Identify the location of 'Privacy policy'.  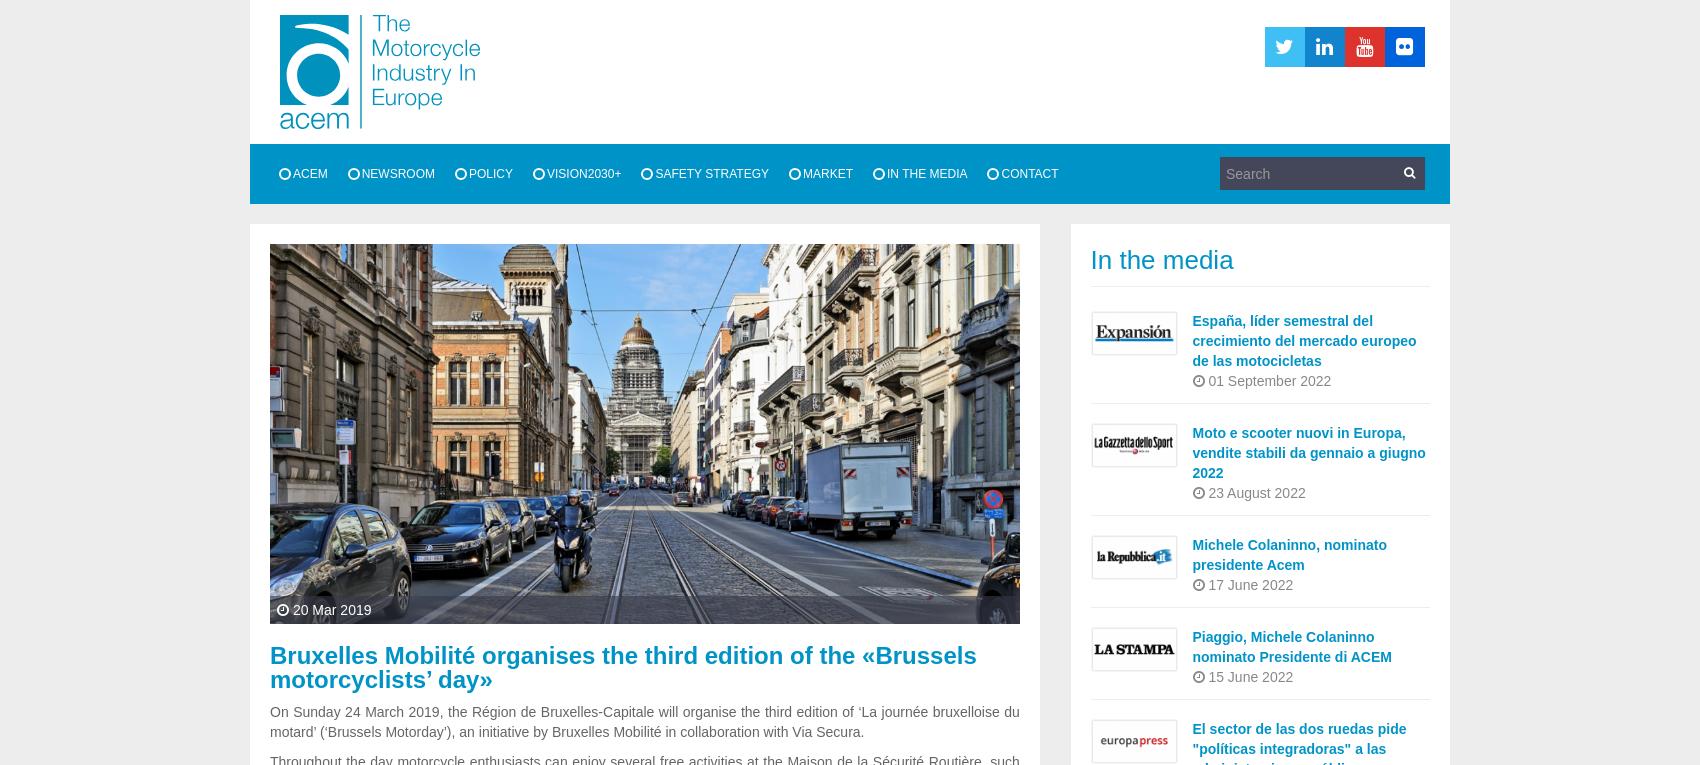
(413, 342).